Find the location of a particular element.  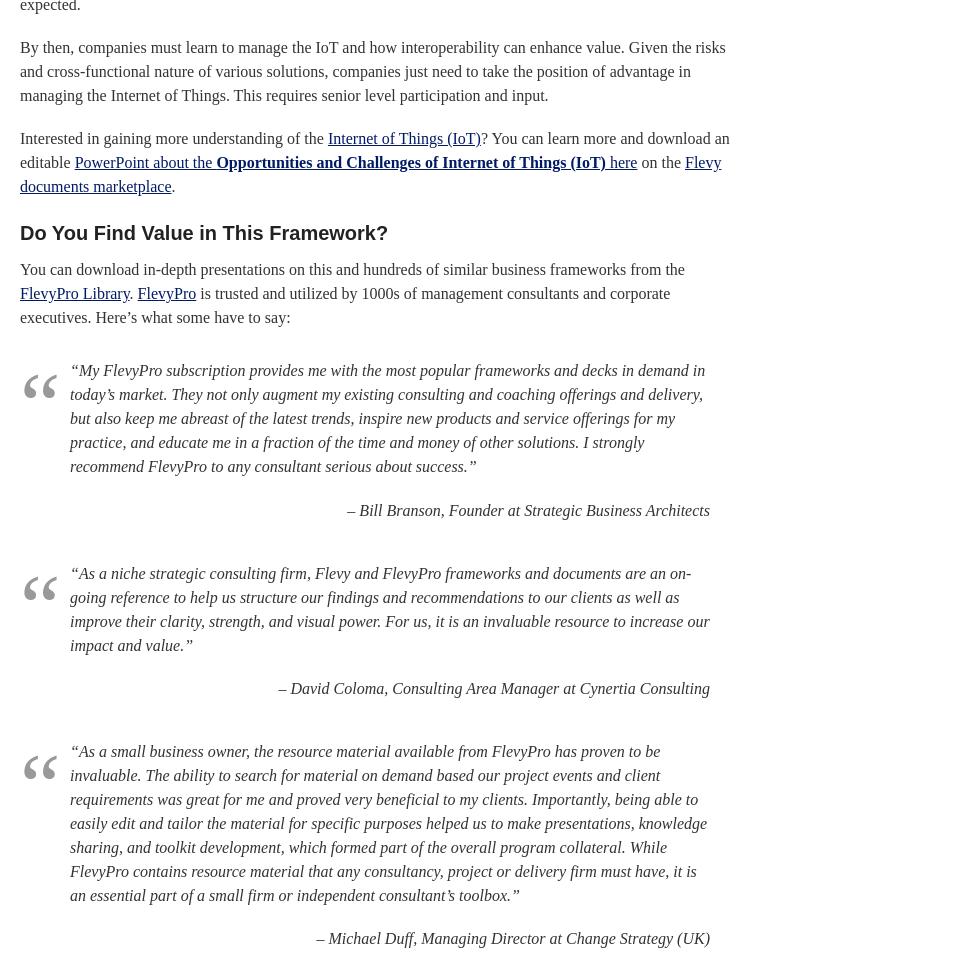

'? You can learn more and download an editable' is located at coordinates (374, 150).